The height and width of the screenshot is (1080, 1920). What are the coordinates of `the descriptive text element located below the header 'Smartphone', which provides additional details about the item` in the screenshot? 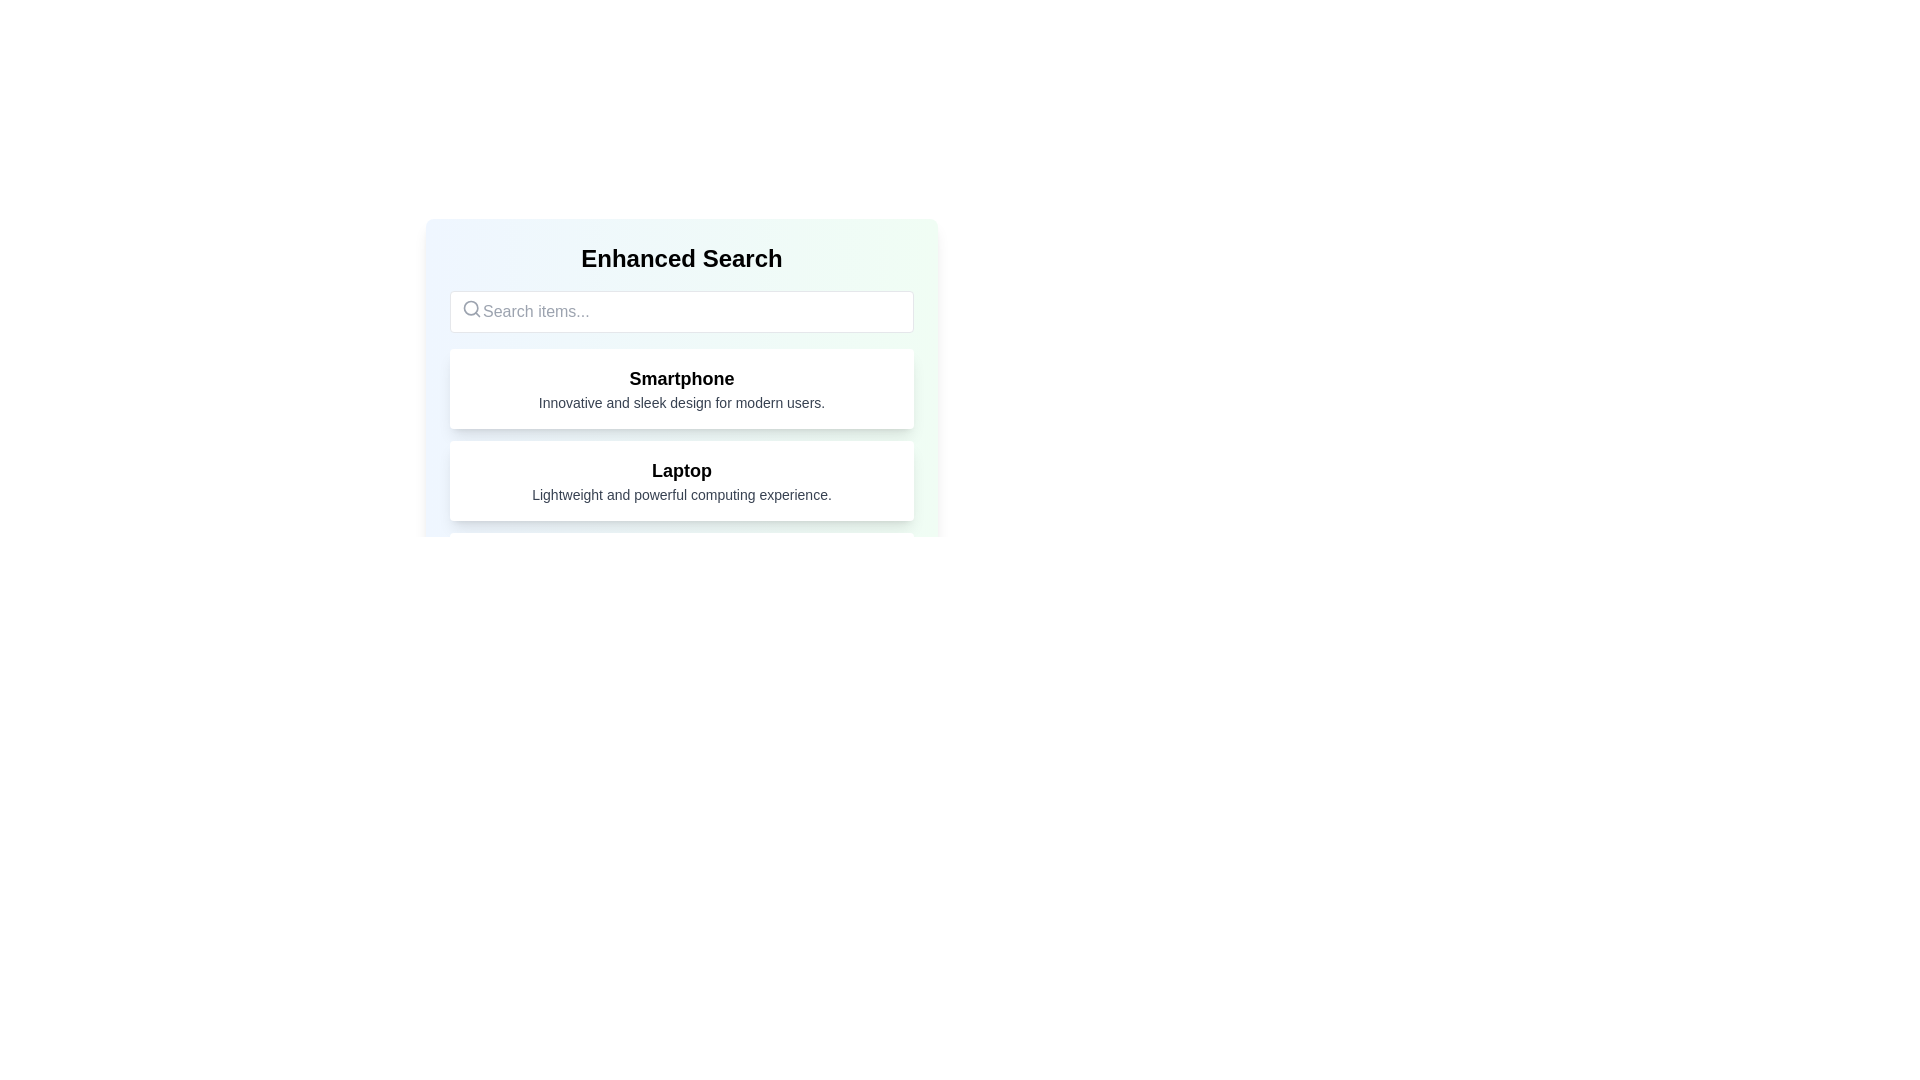 It's located at (681, 402).